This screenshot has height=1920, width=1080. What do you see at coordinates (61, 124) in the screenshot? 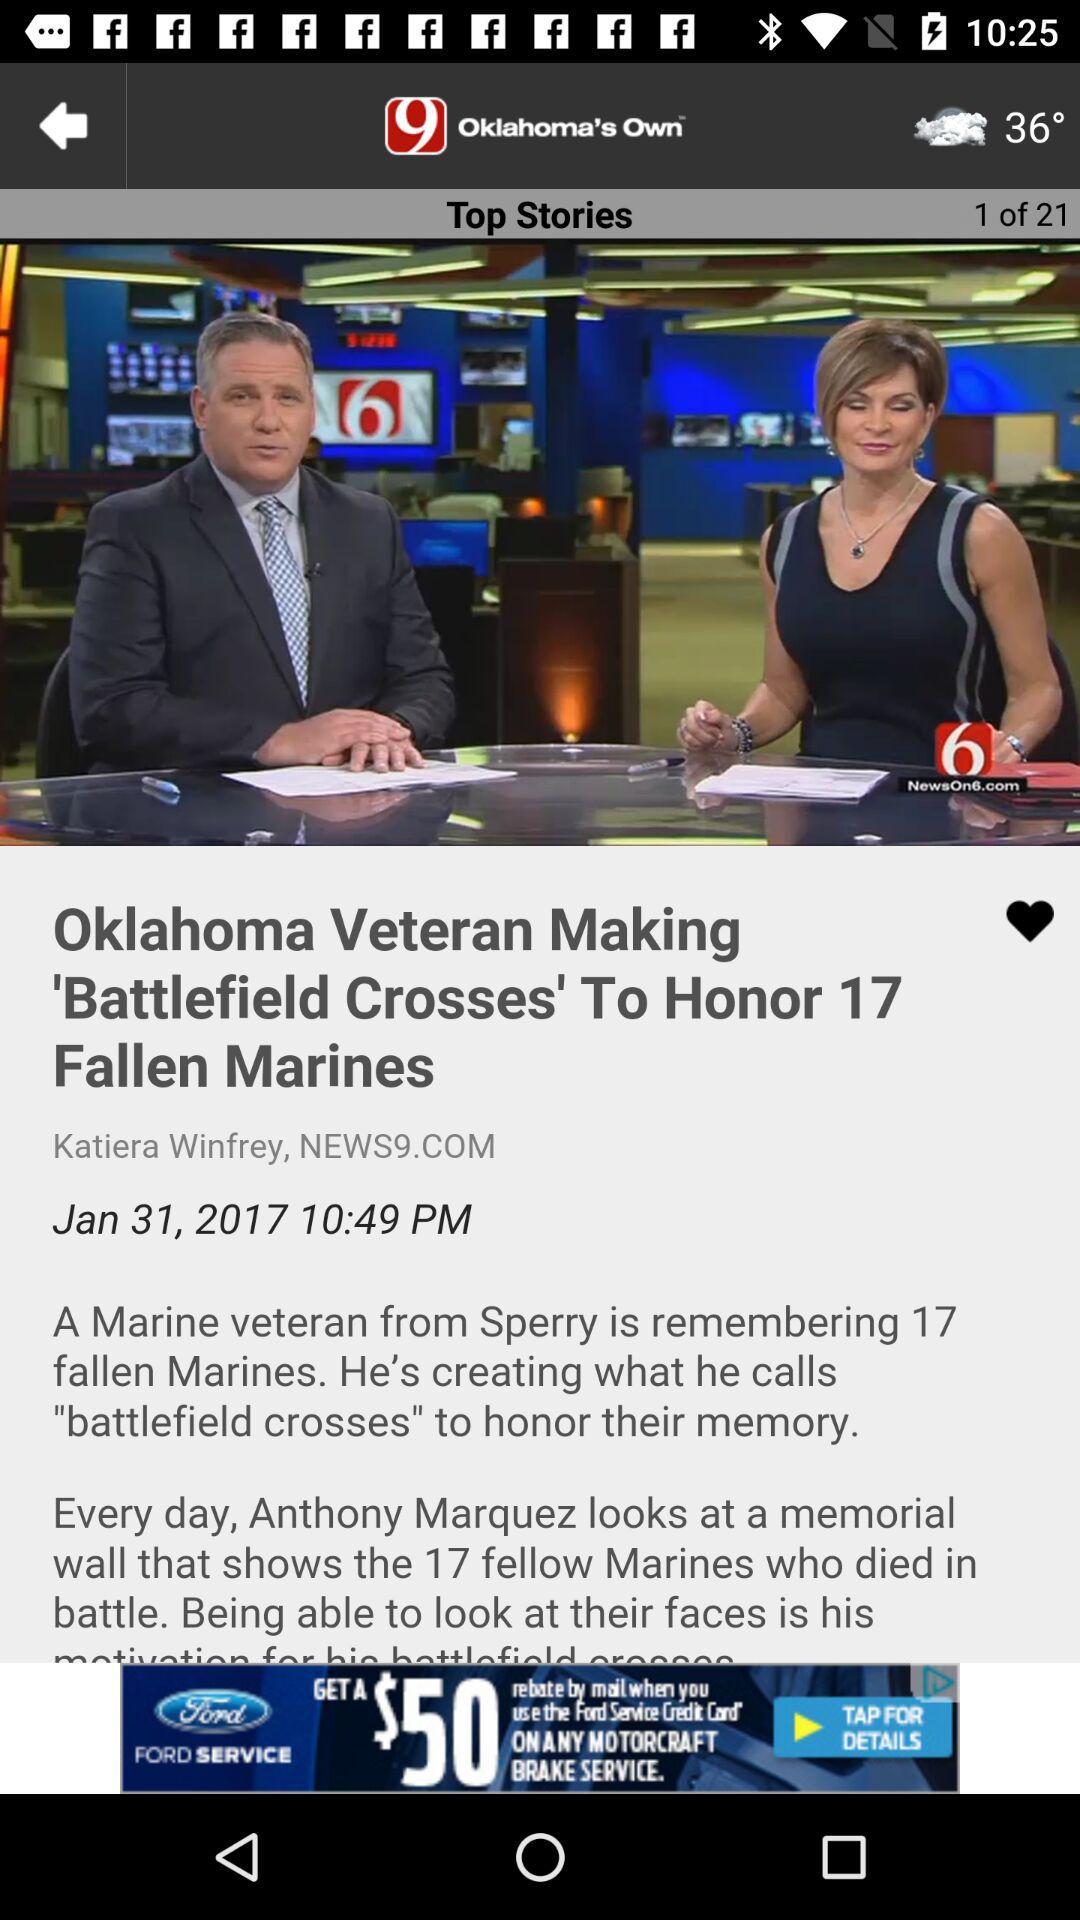
I see `previous` at bounding box center [61, 124].